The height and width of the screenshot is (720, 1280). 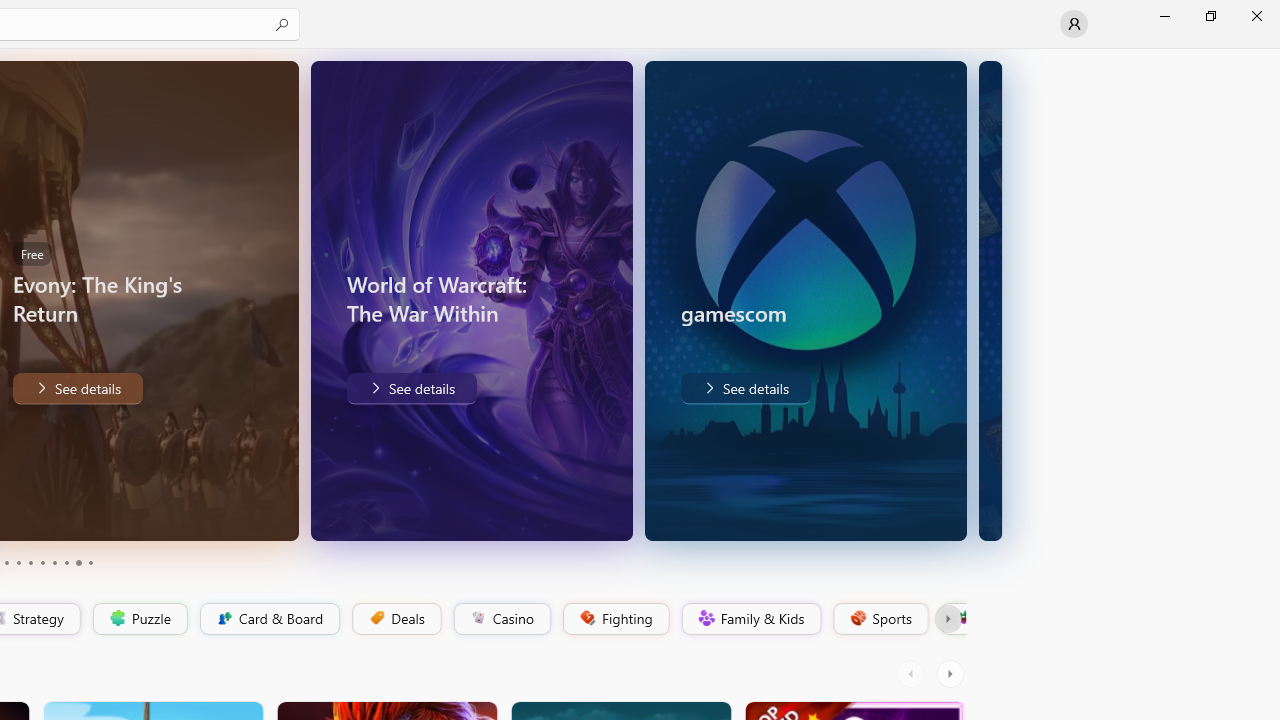 I want to click on 'Page 3', so click(x=5, y=563).